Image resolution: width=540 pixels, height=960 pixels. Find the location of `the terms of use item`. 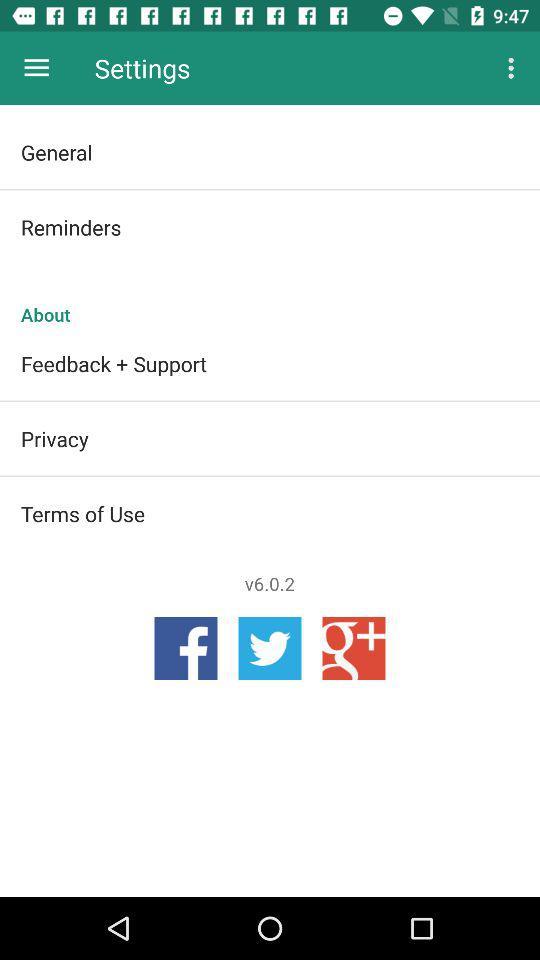

the terms of use item is located at coordinates (270, 512).